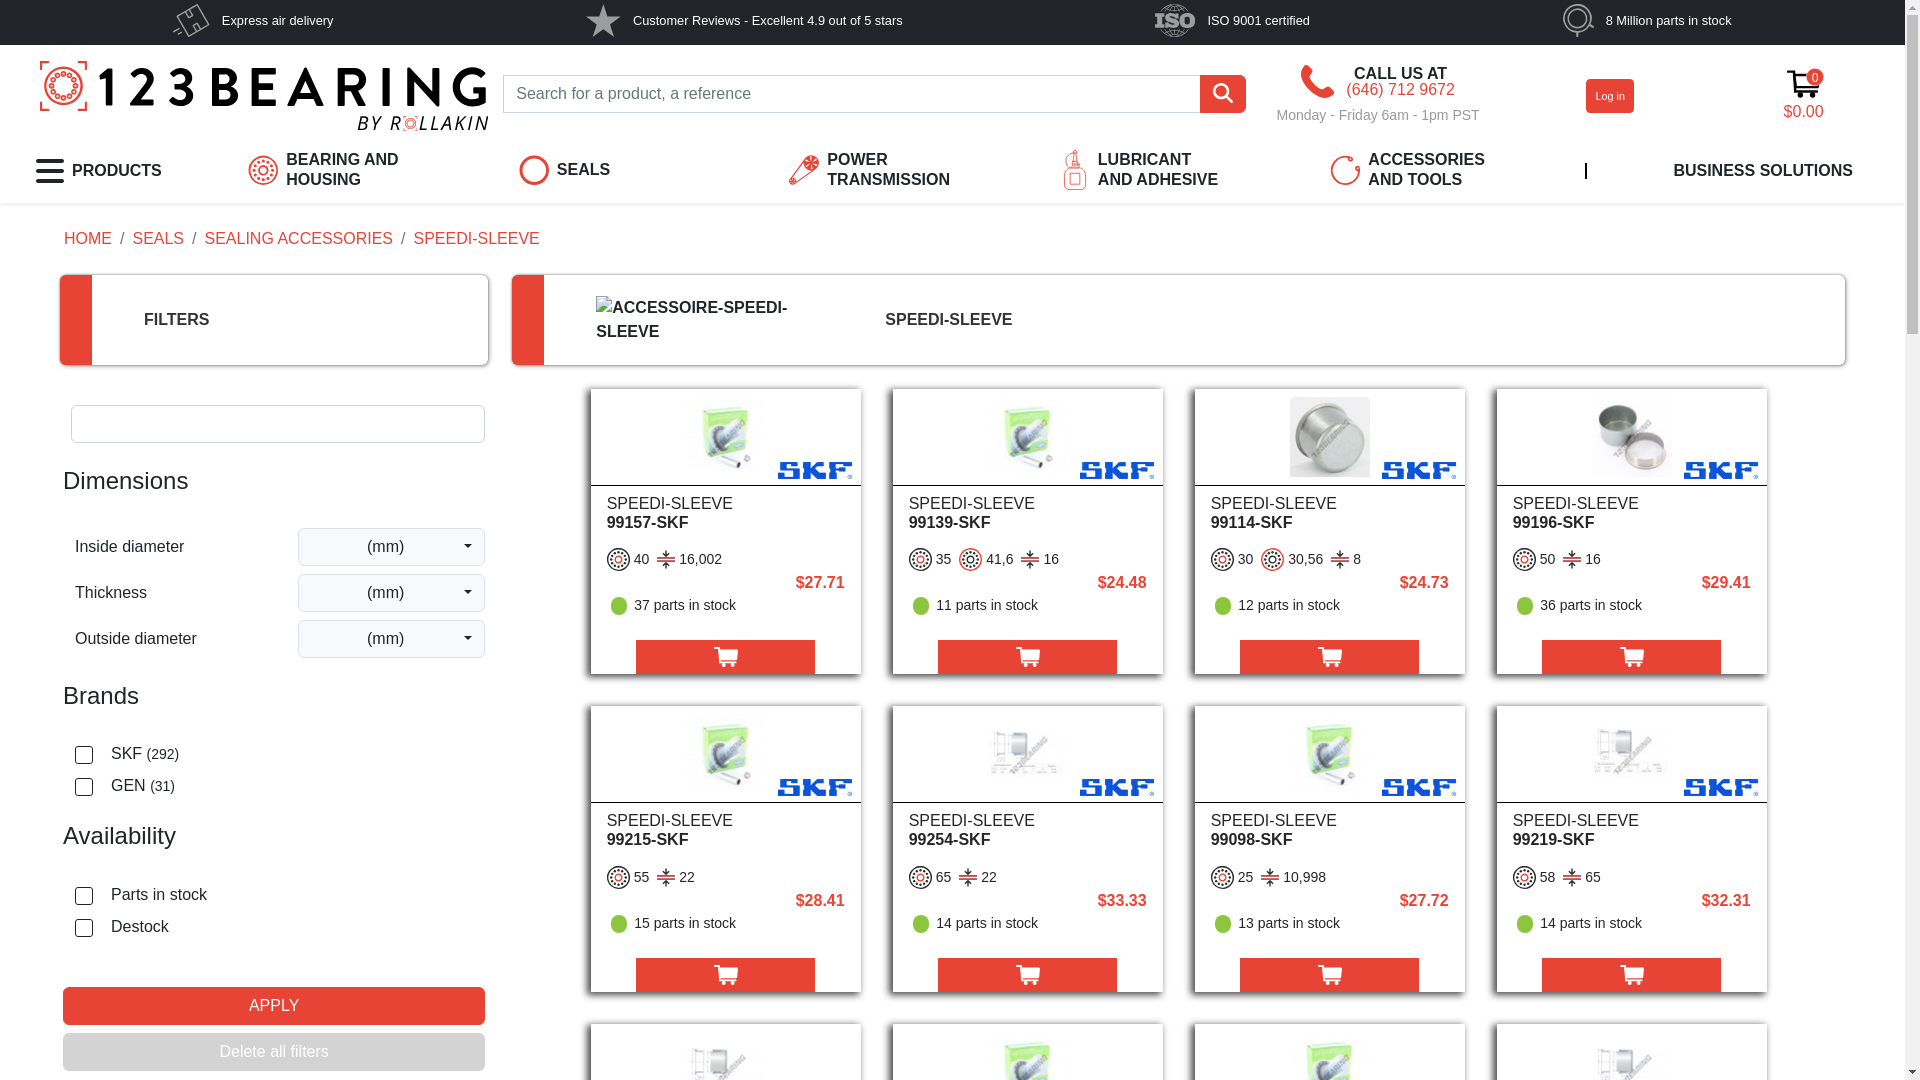  What do you see at coordinates (743, 20) in the screenshot?
I see `'Customer Reviews - Excellent 4.9 out of 5 stars` at bounding box center [743, 20].